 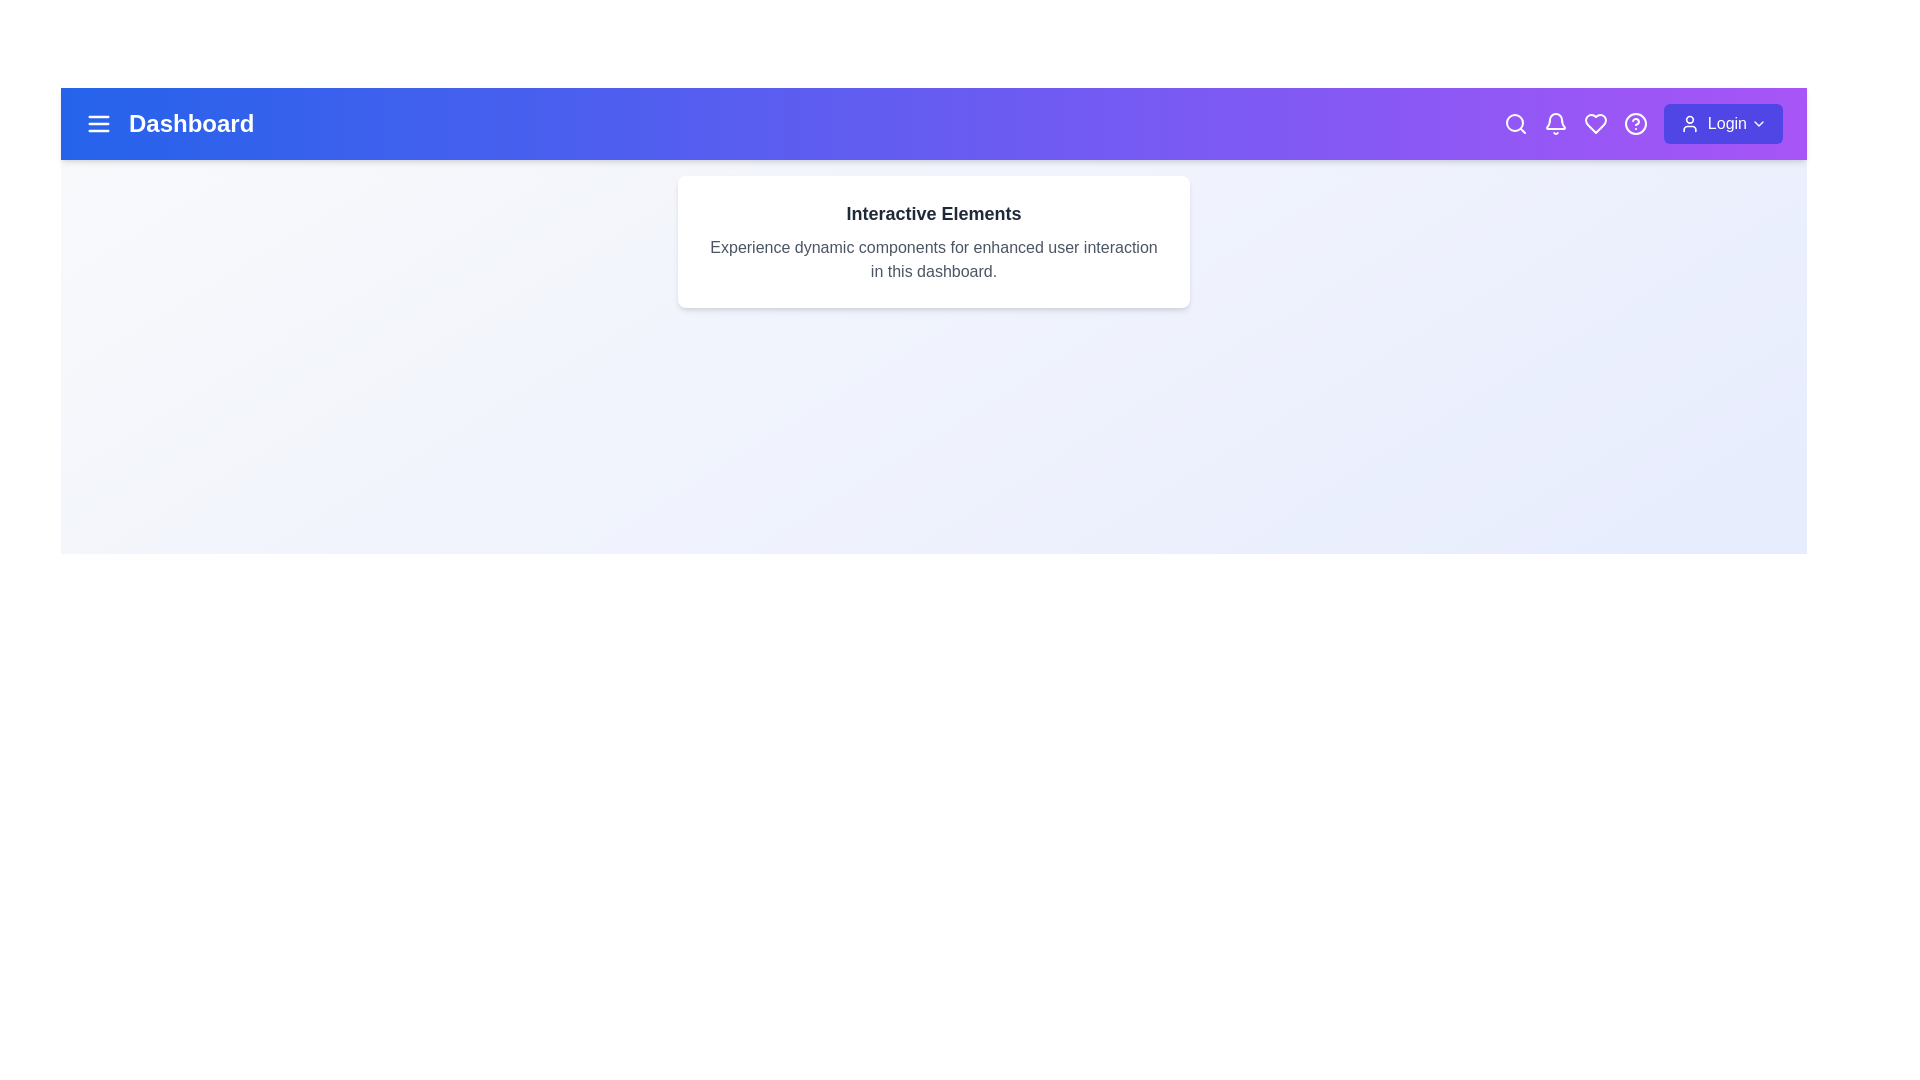 What do you see at coordinates (1515, 123) in the screenshot?
I see `the search icon to activate the search functionality` at bounding box center [1515, 123].